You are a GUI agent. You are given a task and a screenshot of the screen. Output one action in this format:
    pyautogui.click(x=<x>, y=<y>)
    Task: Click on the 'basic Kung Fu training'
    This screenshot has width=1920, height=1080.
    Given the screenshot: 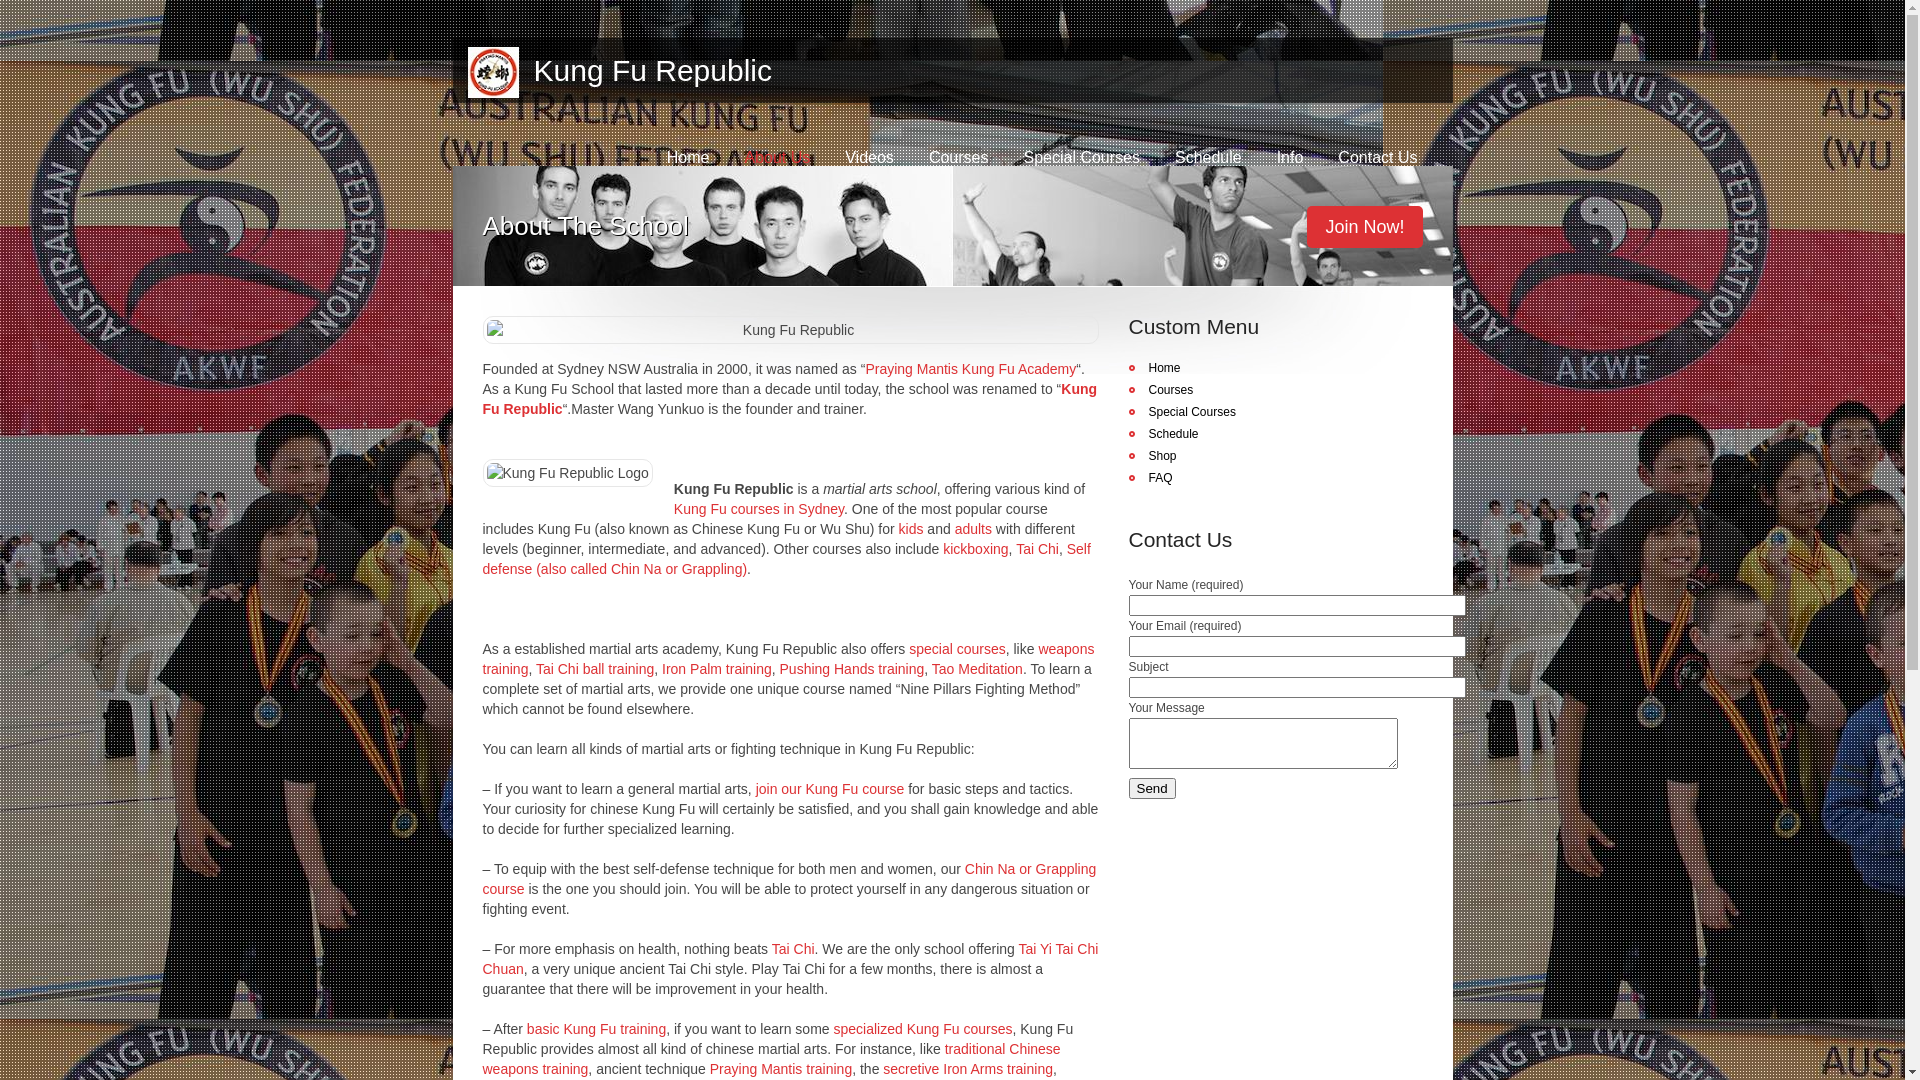 What is the action you would take?
    pyautogui.click(x=595, y=1029)
    